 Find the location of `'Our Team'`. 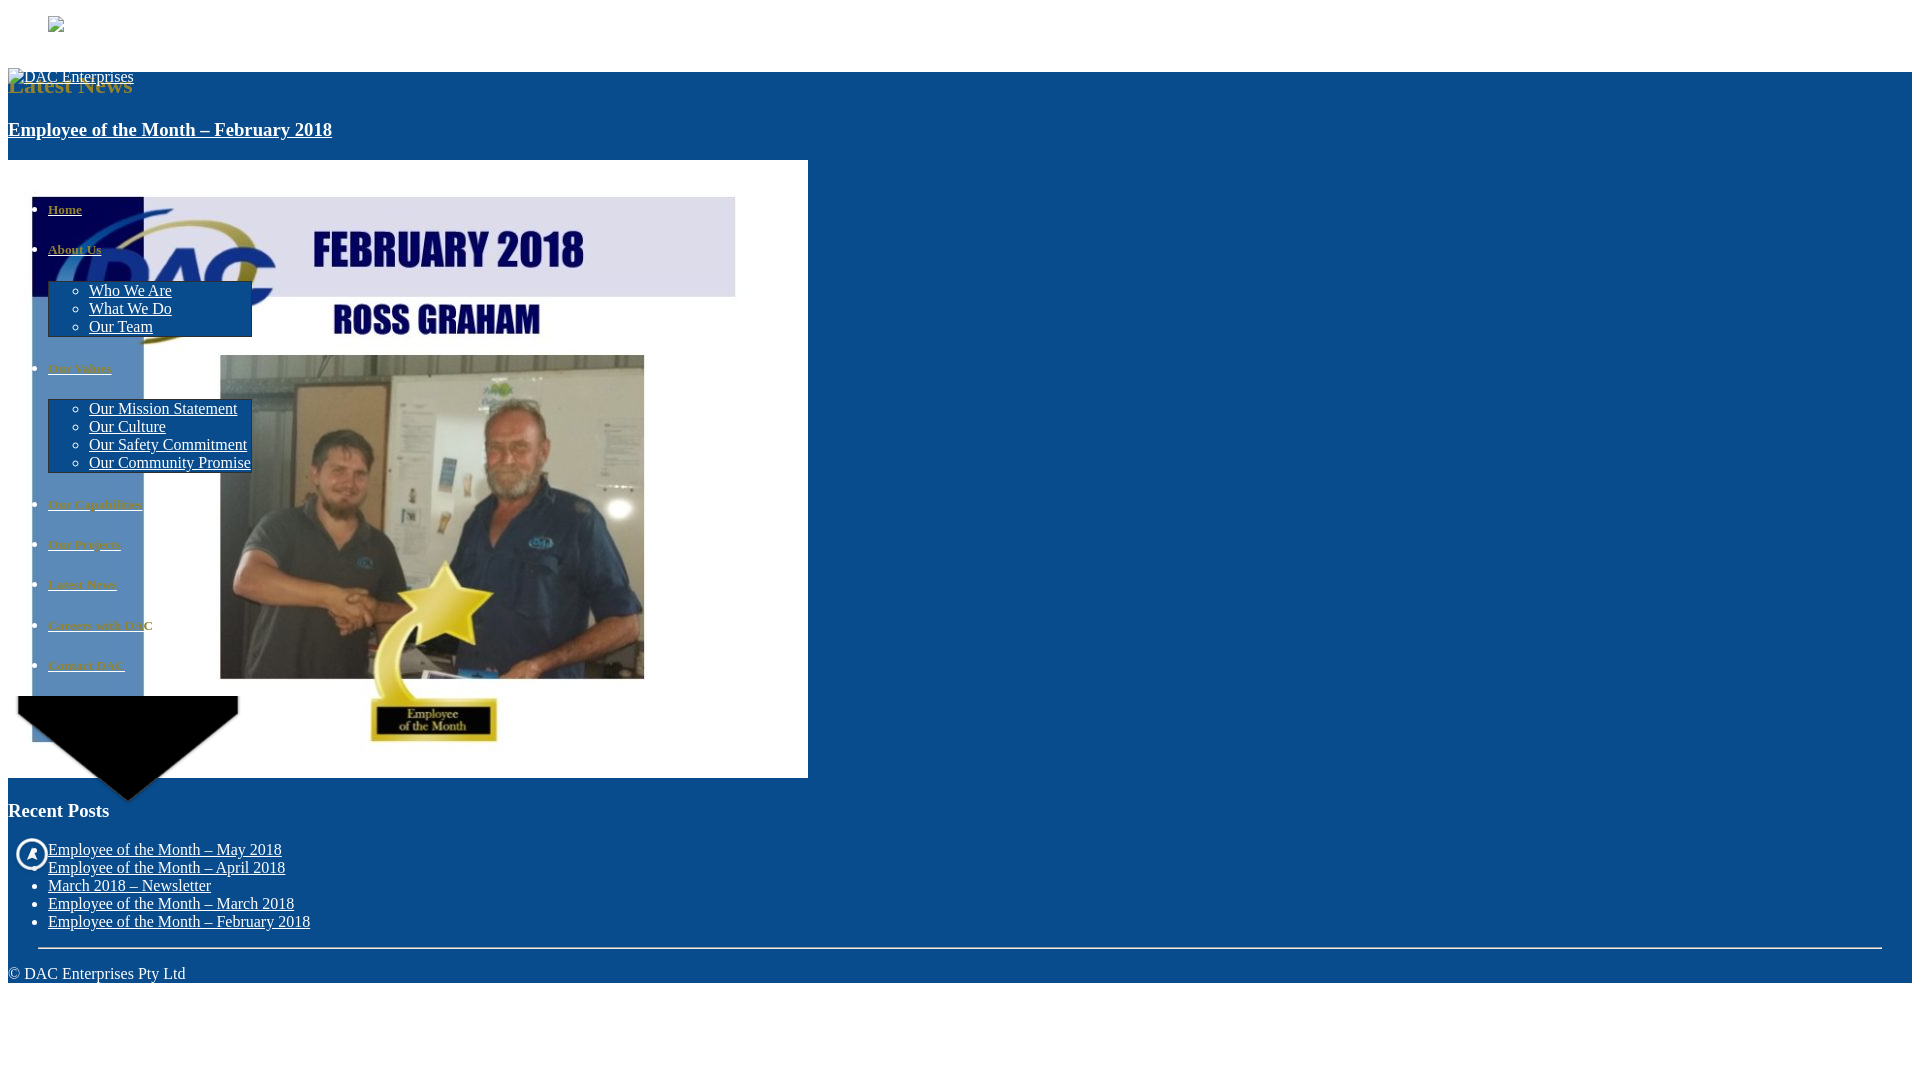

'Our Team' is located at coordinates (88, 325).